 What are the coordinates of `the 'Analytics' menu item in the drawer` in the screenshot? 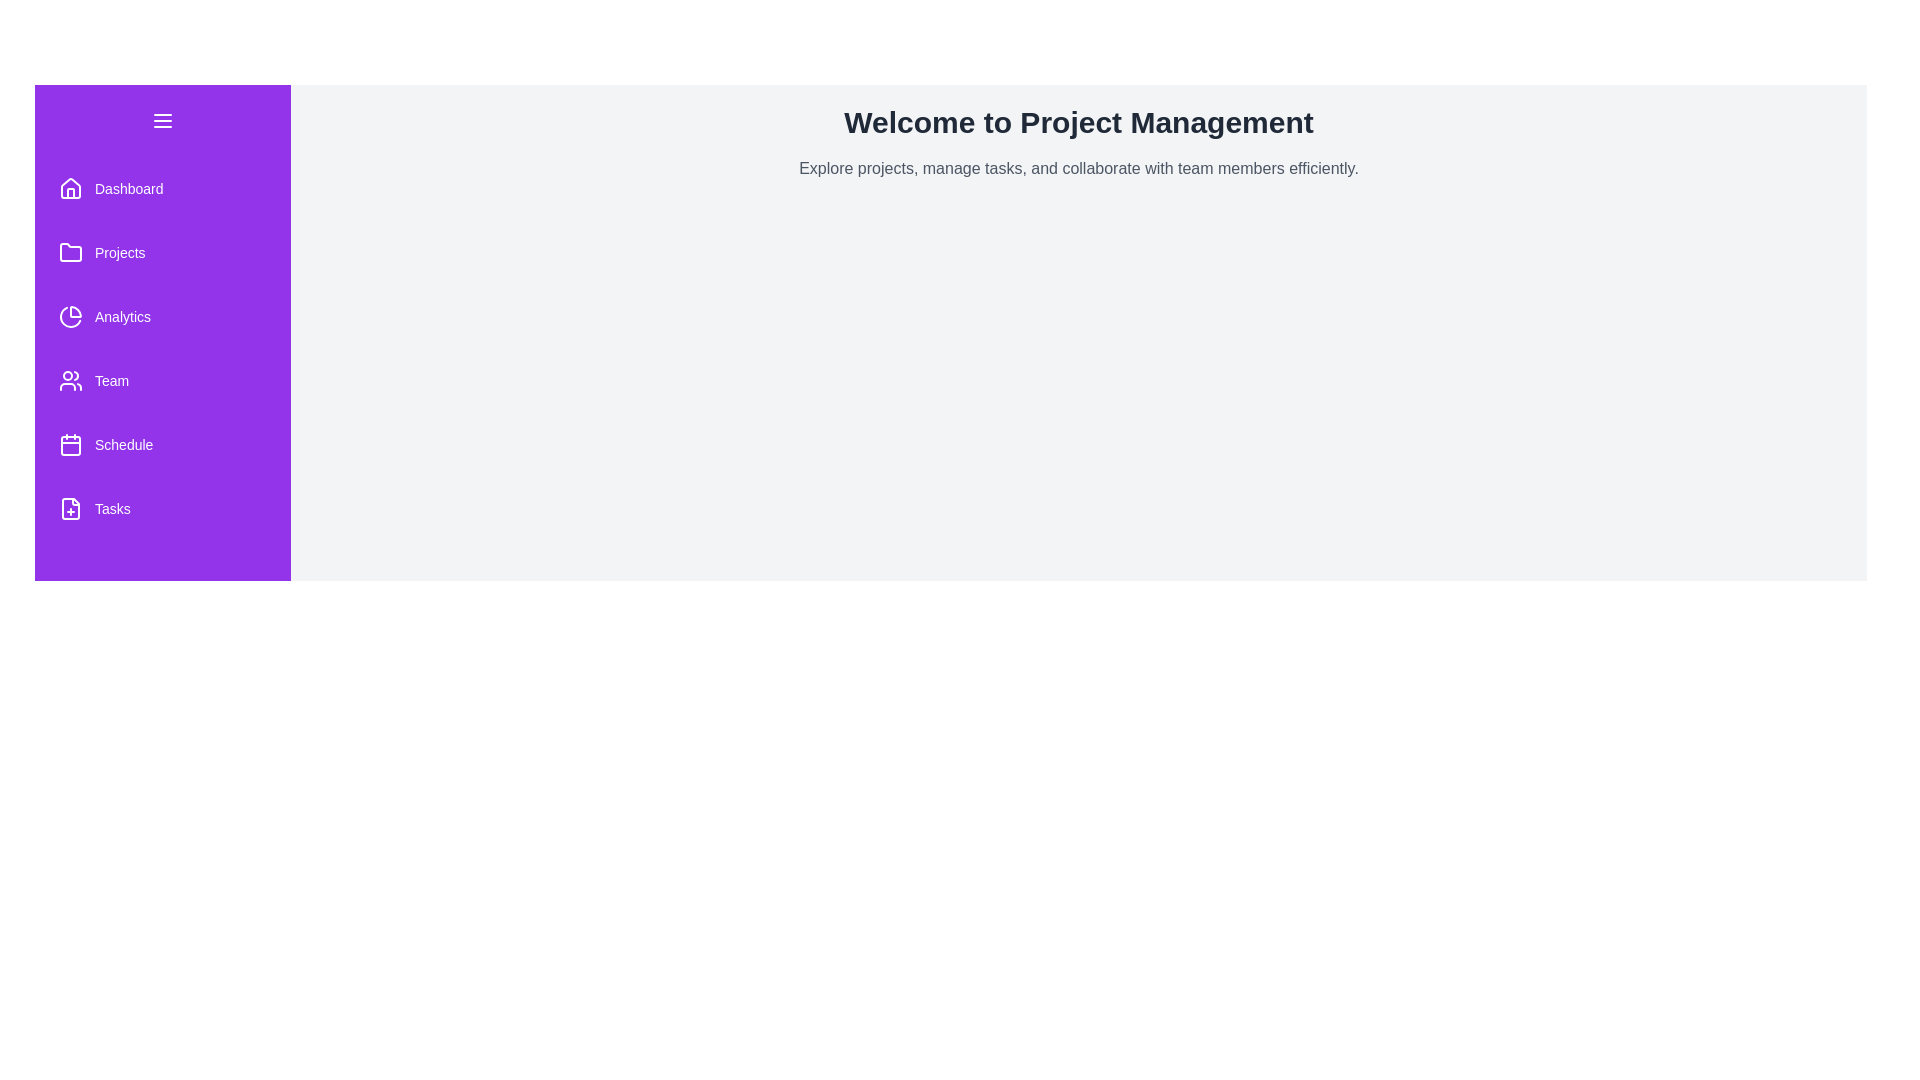 It's located at (163, 315).